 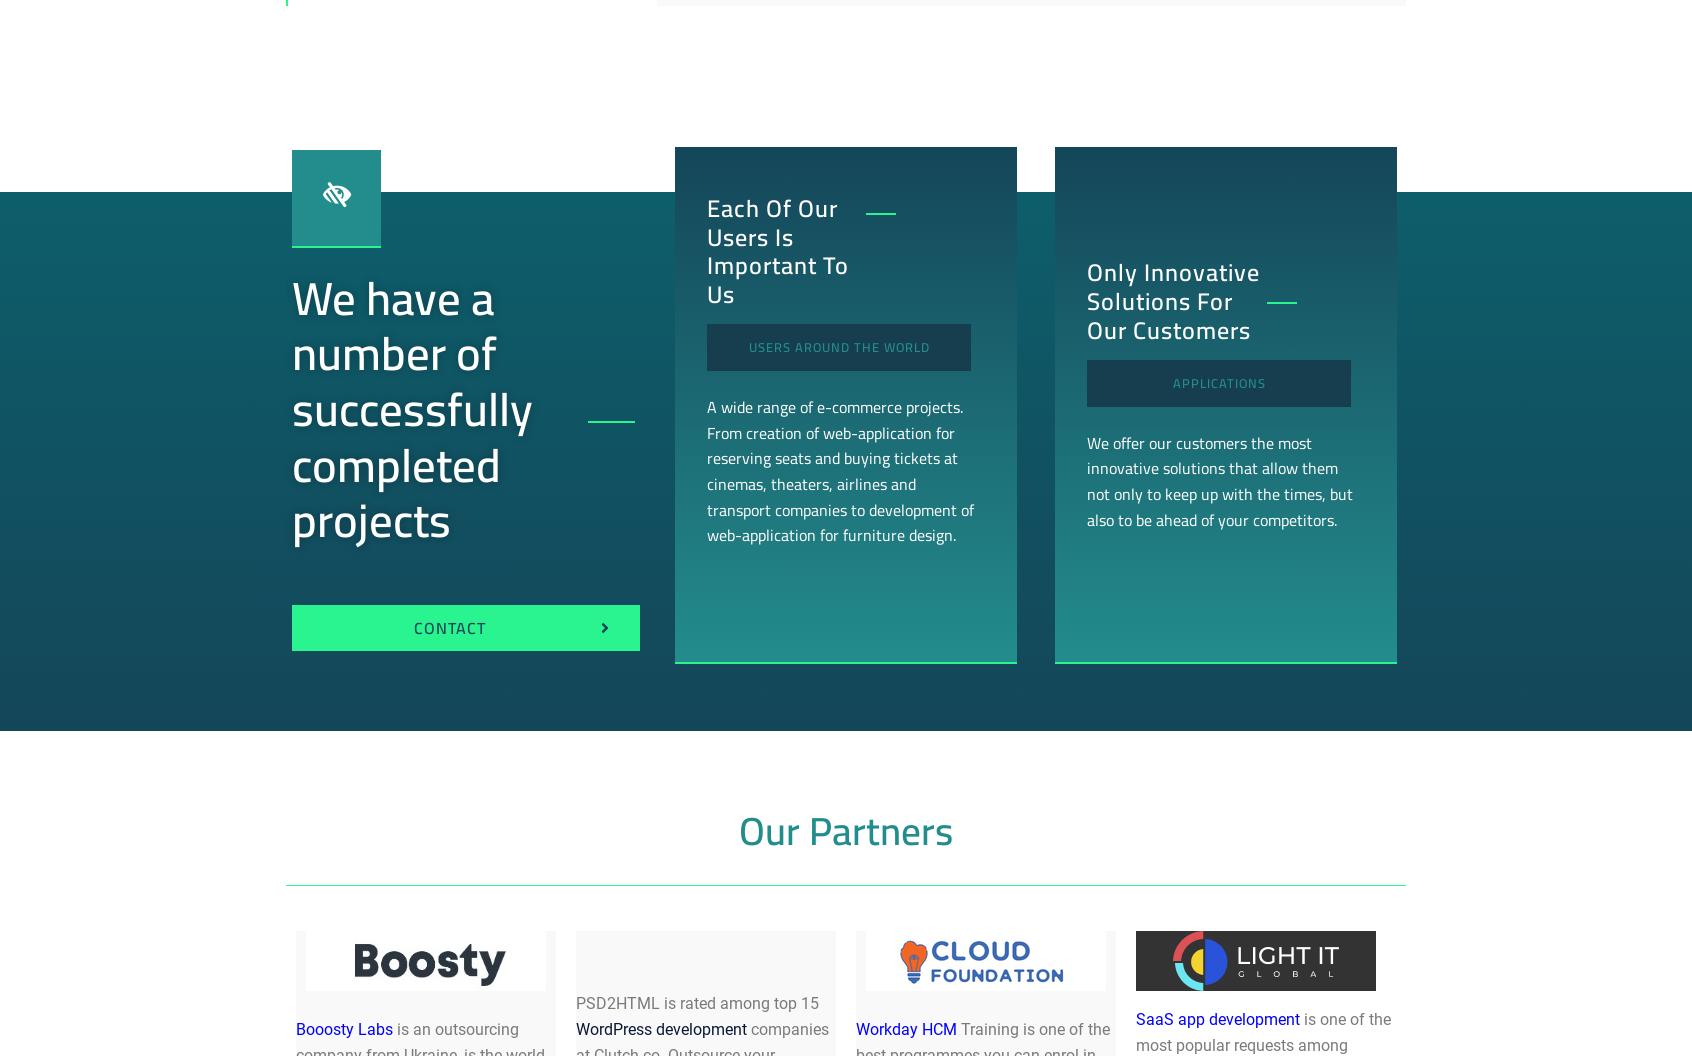 What do you see at coordinates (776, 250) in the screenshot?
I see `'Each of our users is important to us'` at bounding box center [776, 250].